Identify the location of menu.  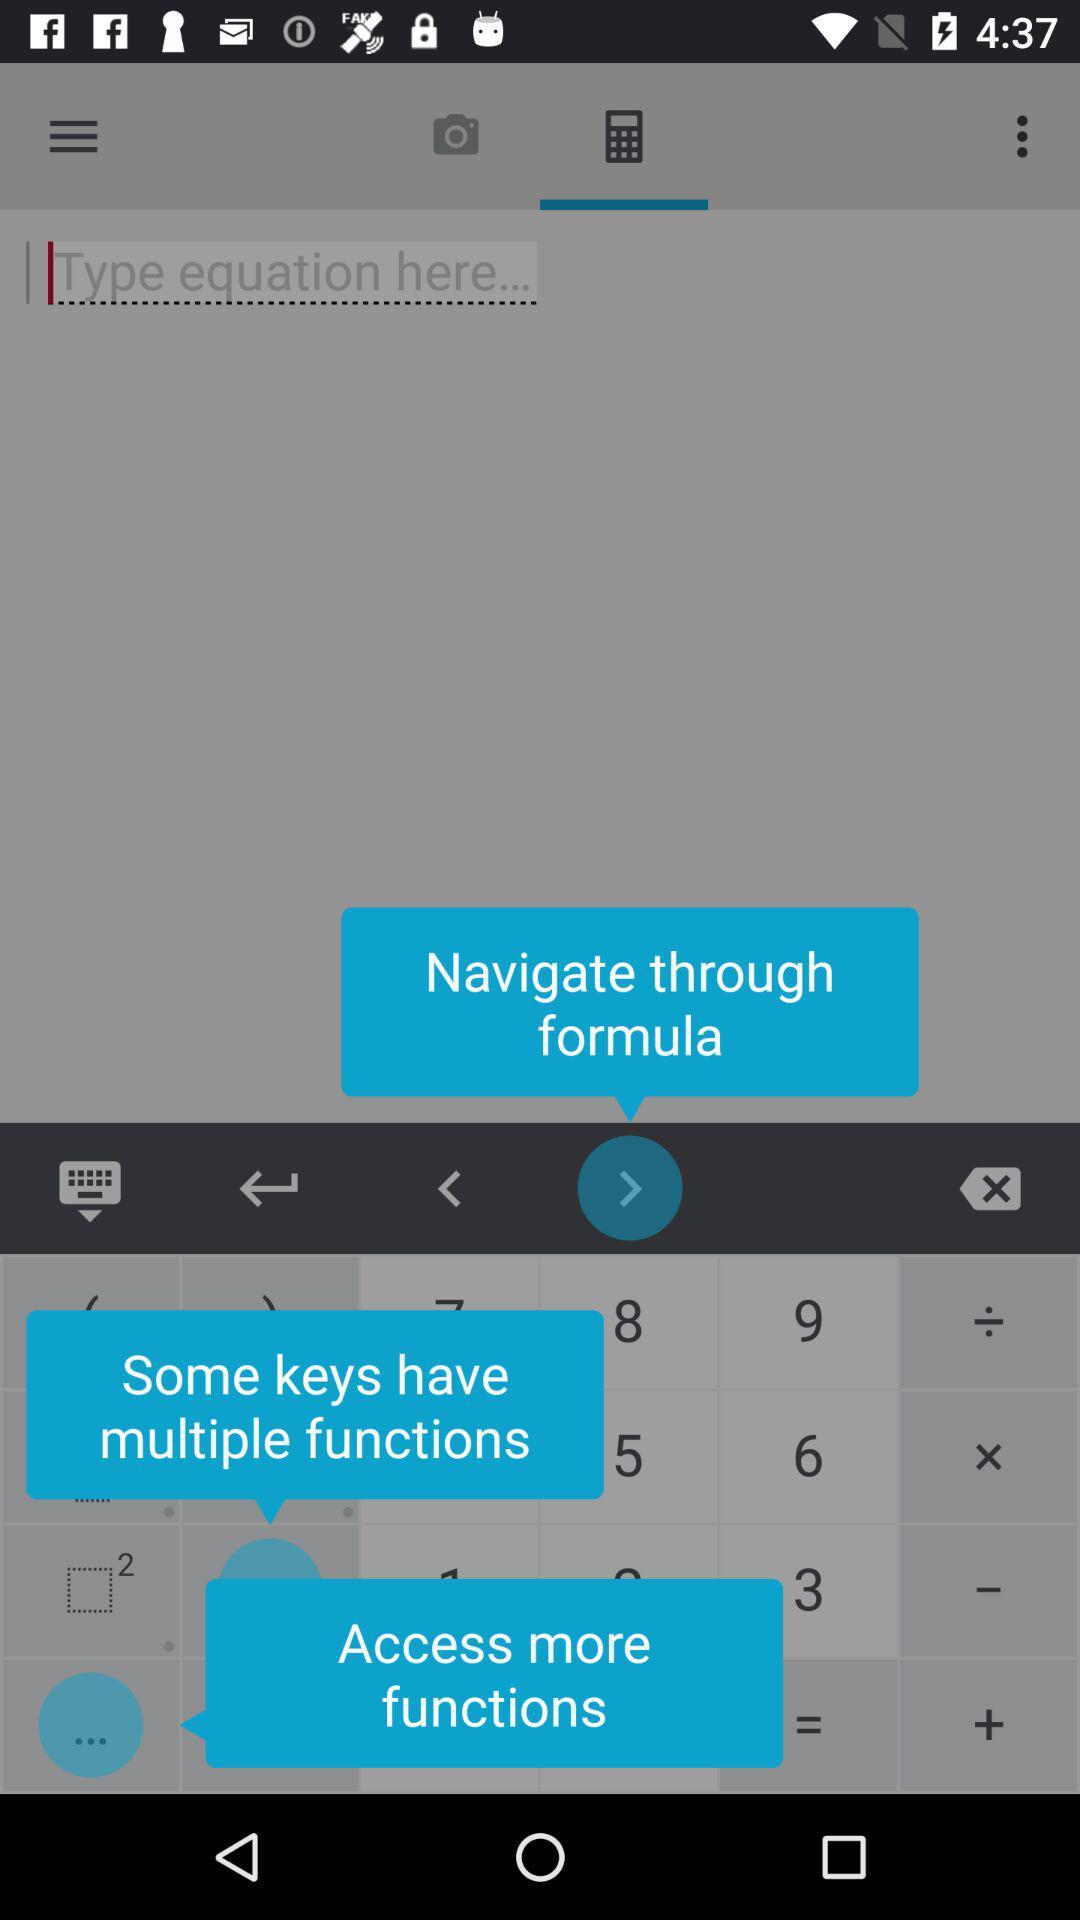
(72, 135).